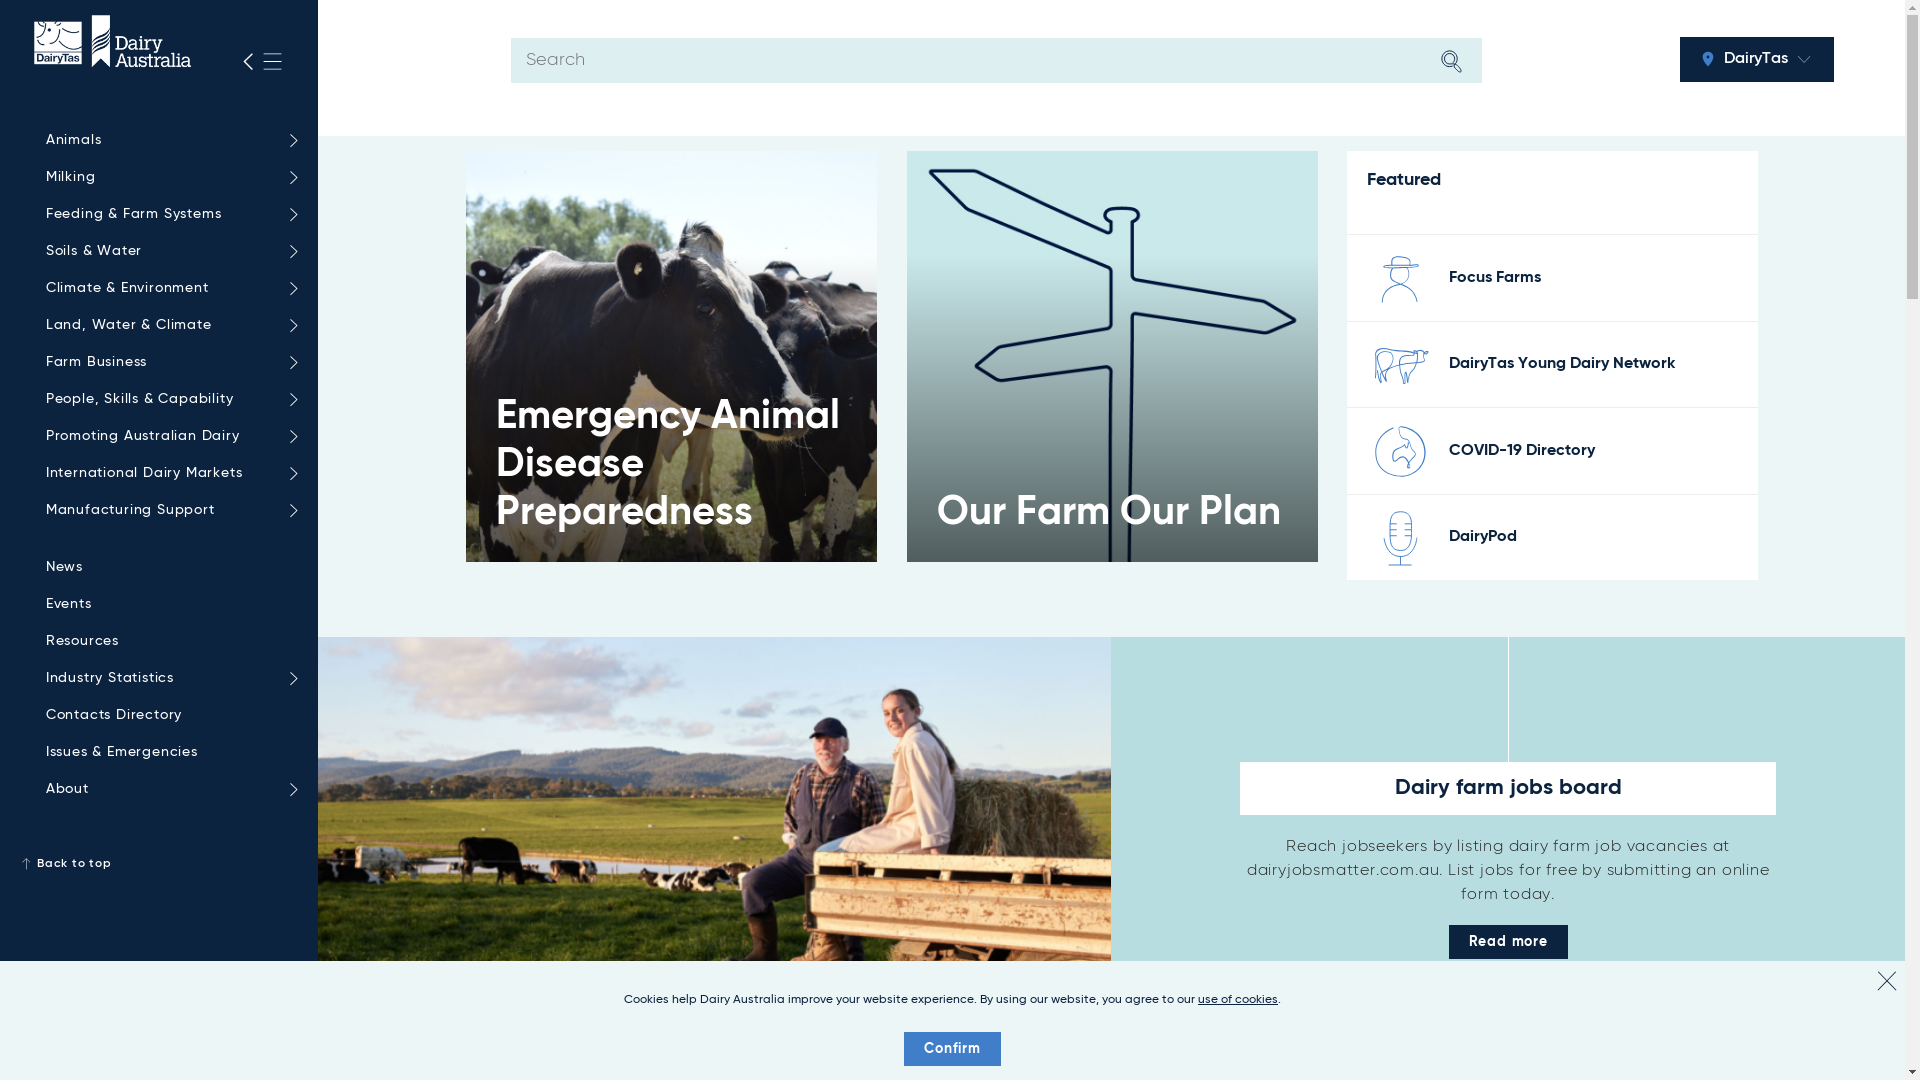  Describe the element at coordinates (167, 176) in the screenshot. I see `'Milking'` at that location.